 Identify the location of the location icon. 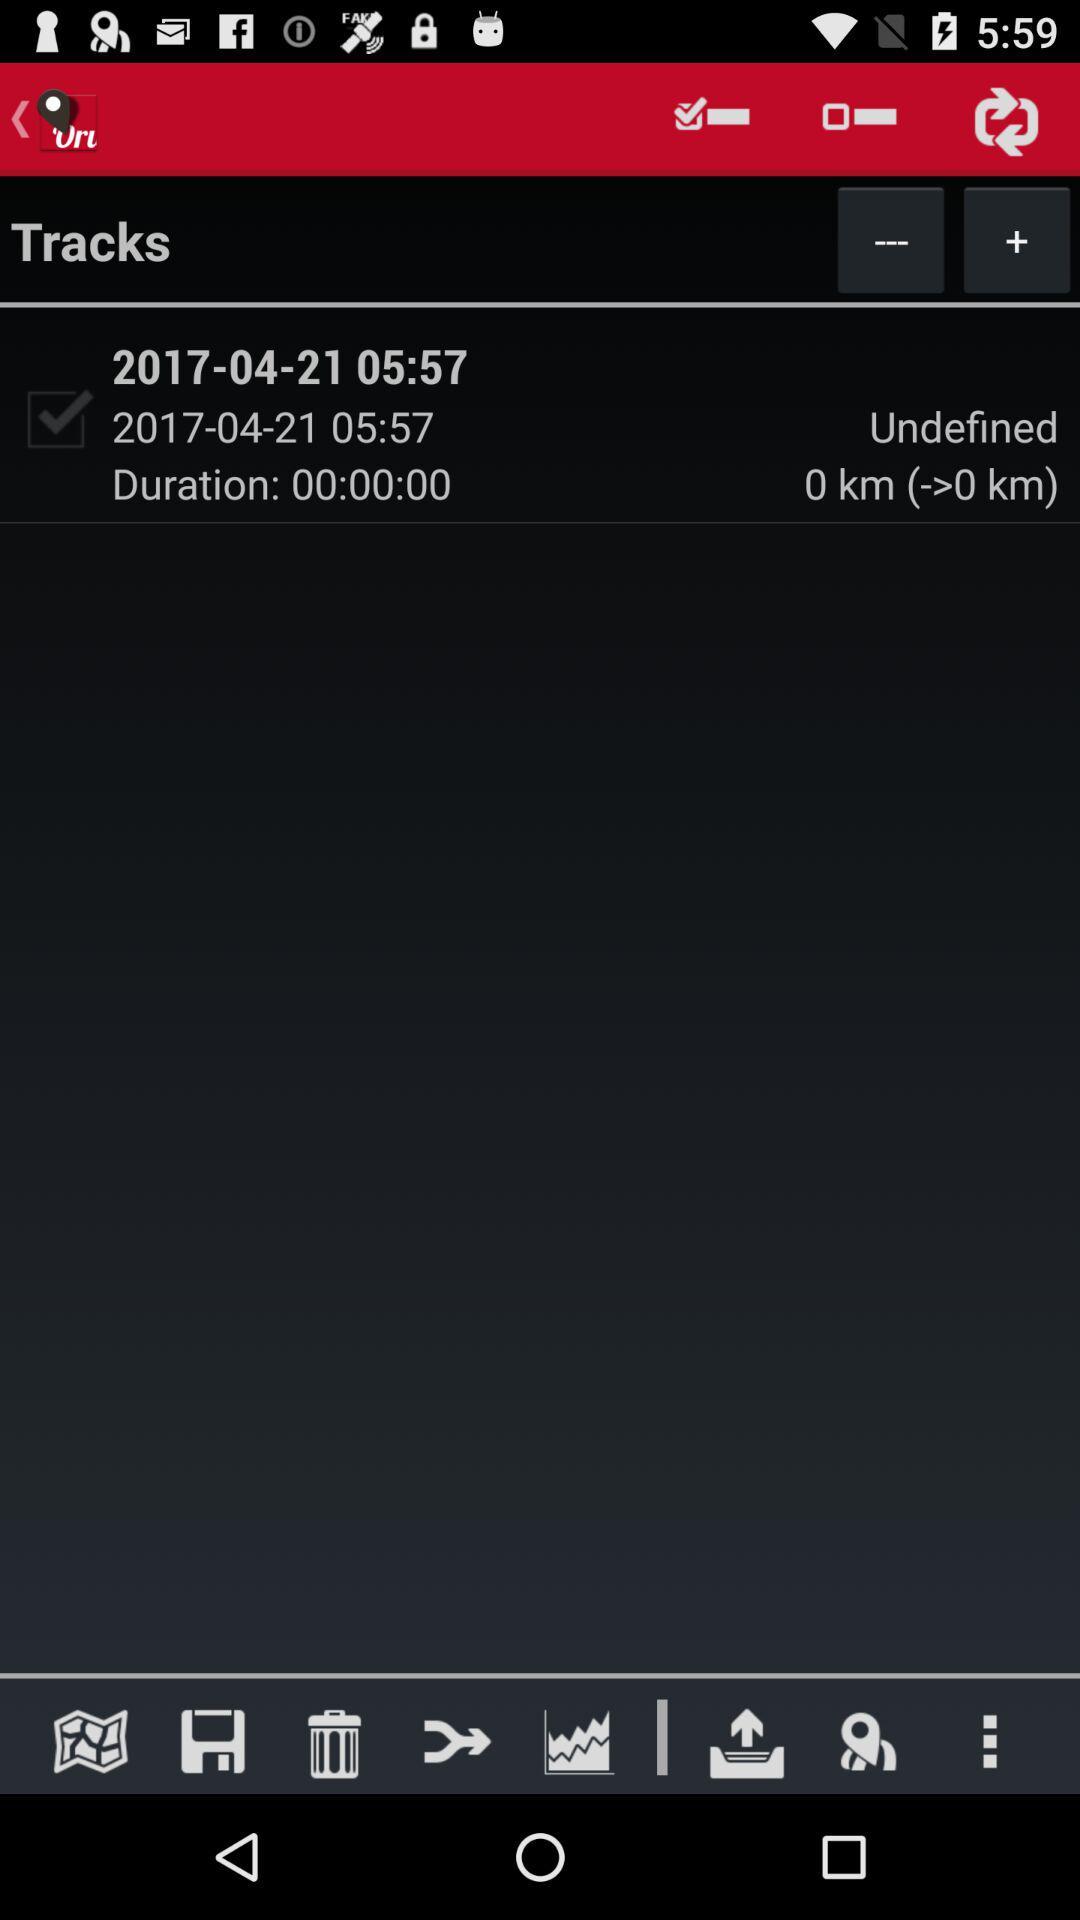
(867, 1862).